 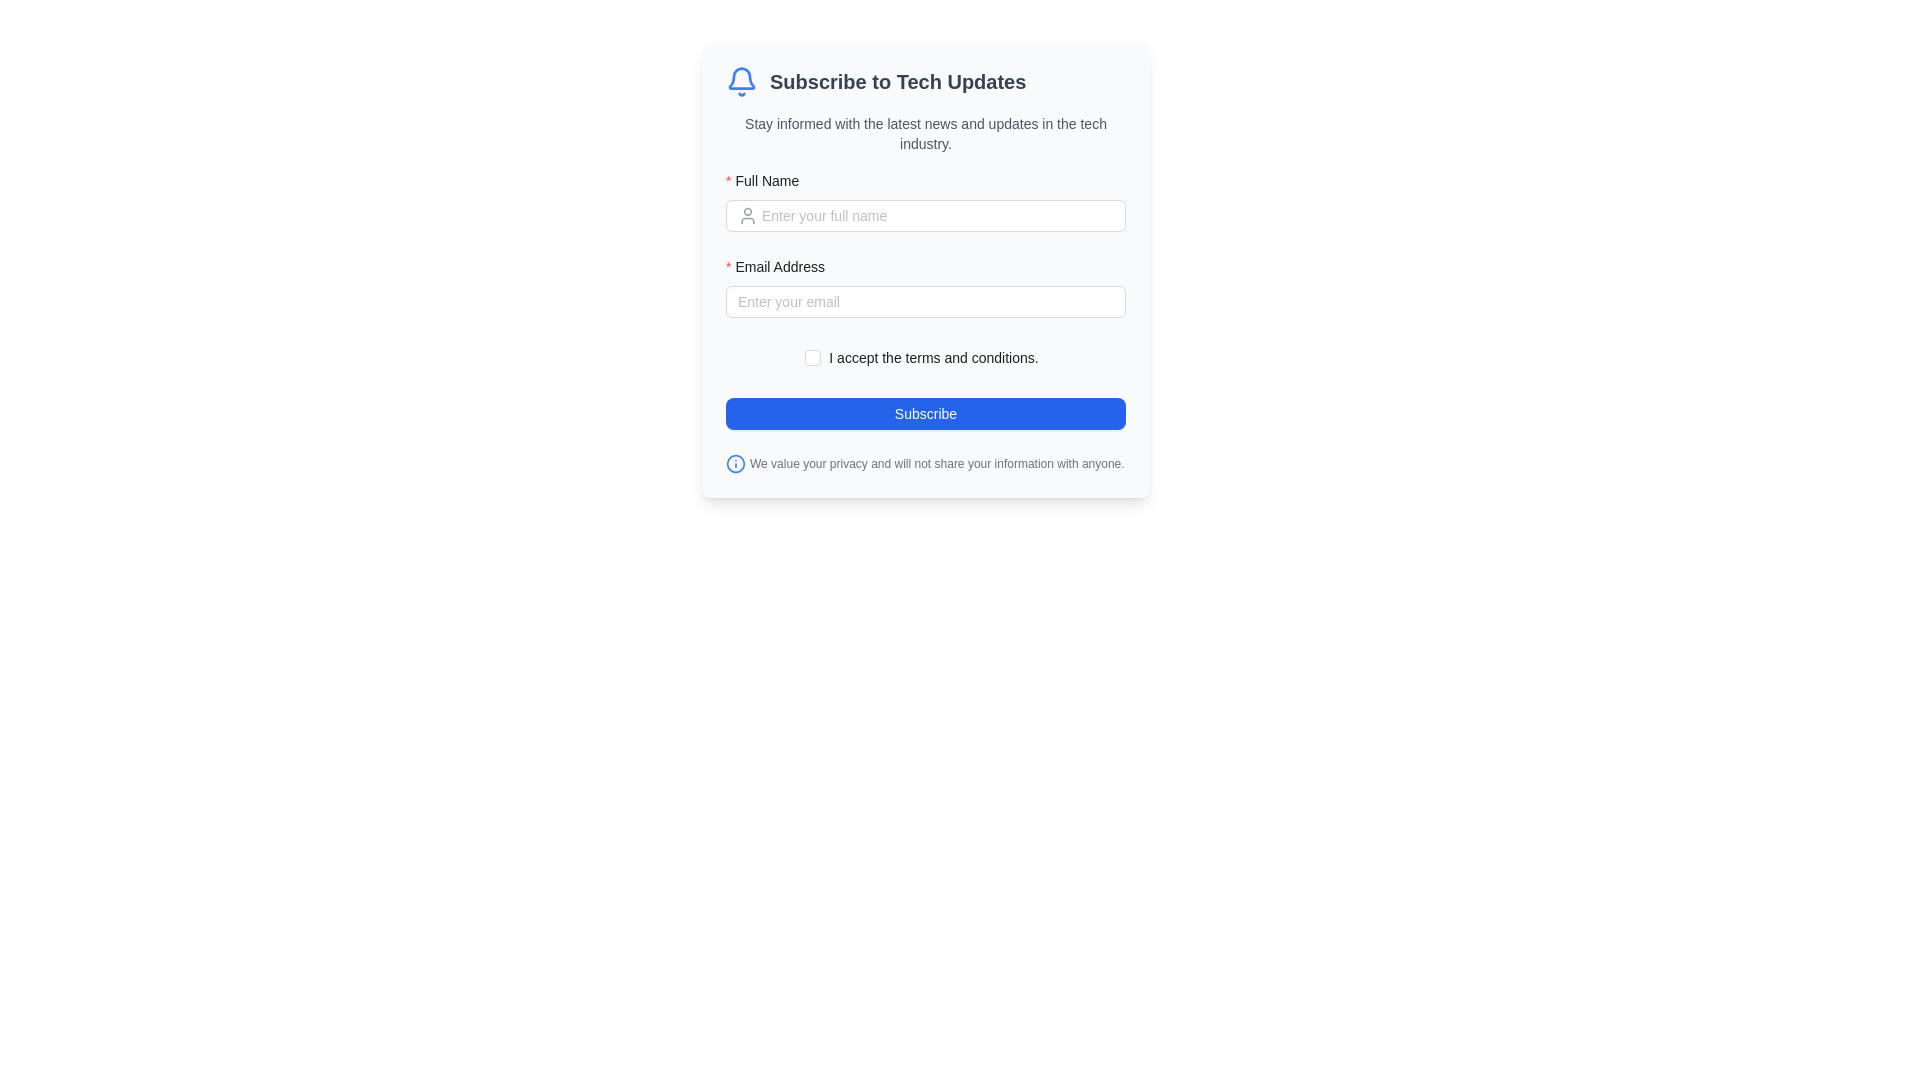 I want to click on the hyperlink associated with the checkbox that allows users to agree to the terms and conditions before subscribing, so click(x=925, y=357).